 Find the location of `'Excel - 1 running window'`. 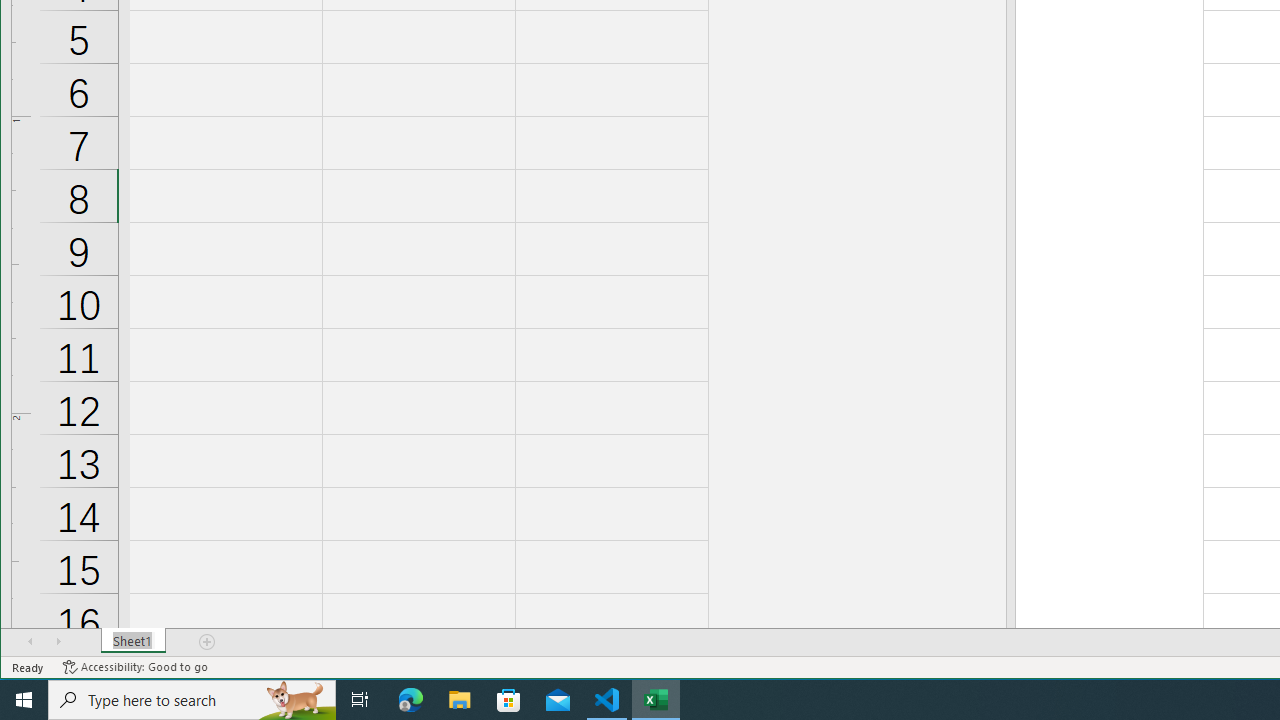

'Excel - 1 running window' is located at coordinates (656, 698).